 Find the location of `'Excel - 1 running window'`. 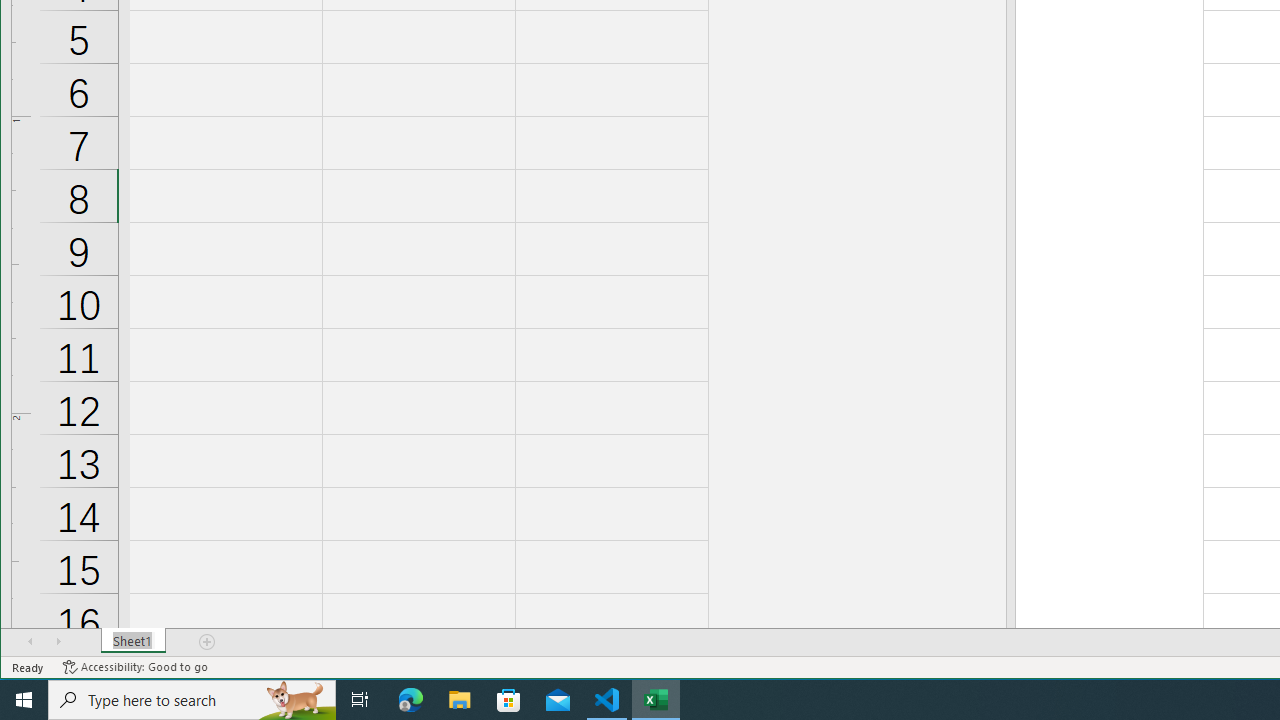

'Excel - 1 running window' is located at coordinates (656, 698).